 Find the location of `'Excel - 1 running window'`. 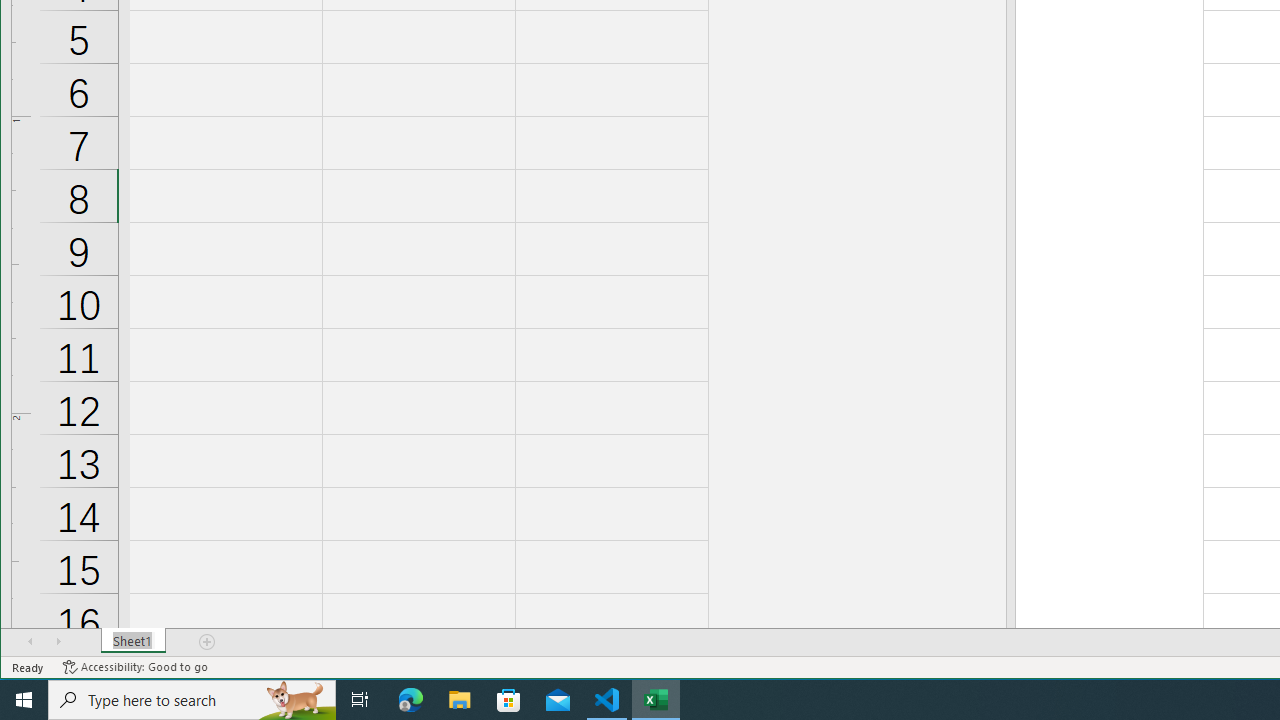

'Excel - 1 running window' is located at coordinates (656, 698).